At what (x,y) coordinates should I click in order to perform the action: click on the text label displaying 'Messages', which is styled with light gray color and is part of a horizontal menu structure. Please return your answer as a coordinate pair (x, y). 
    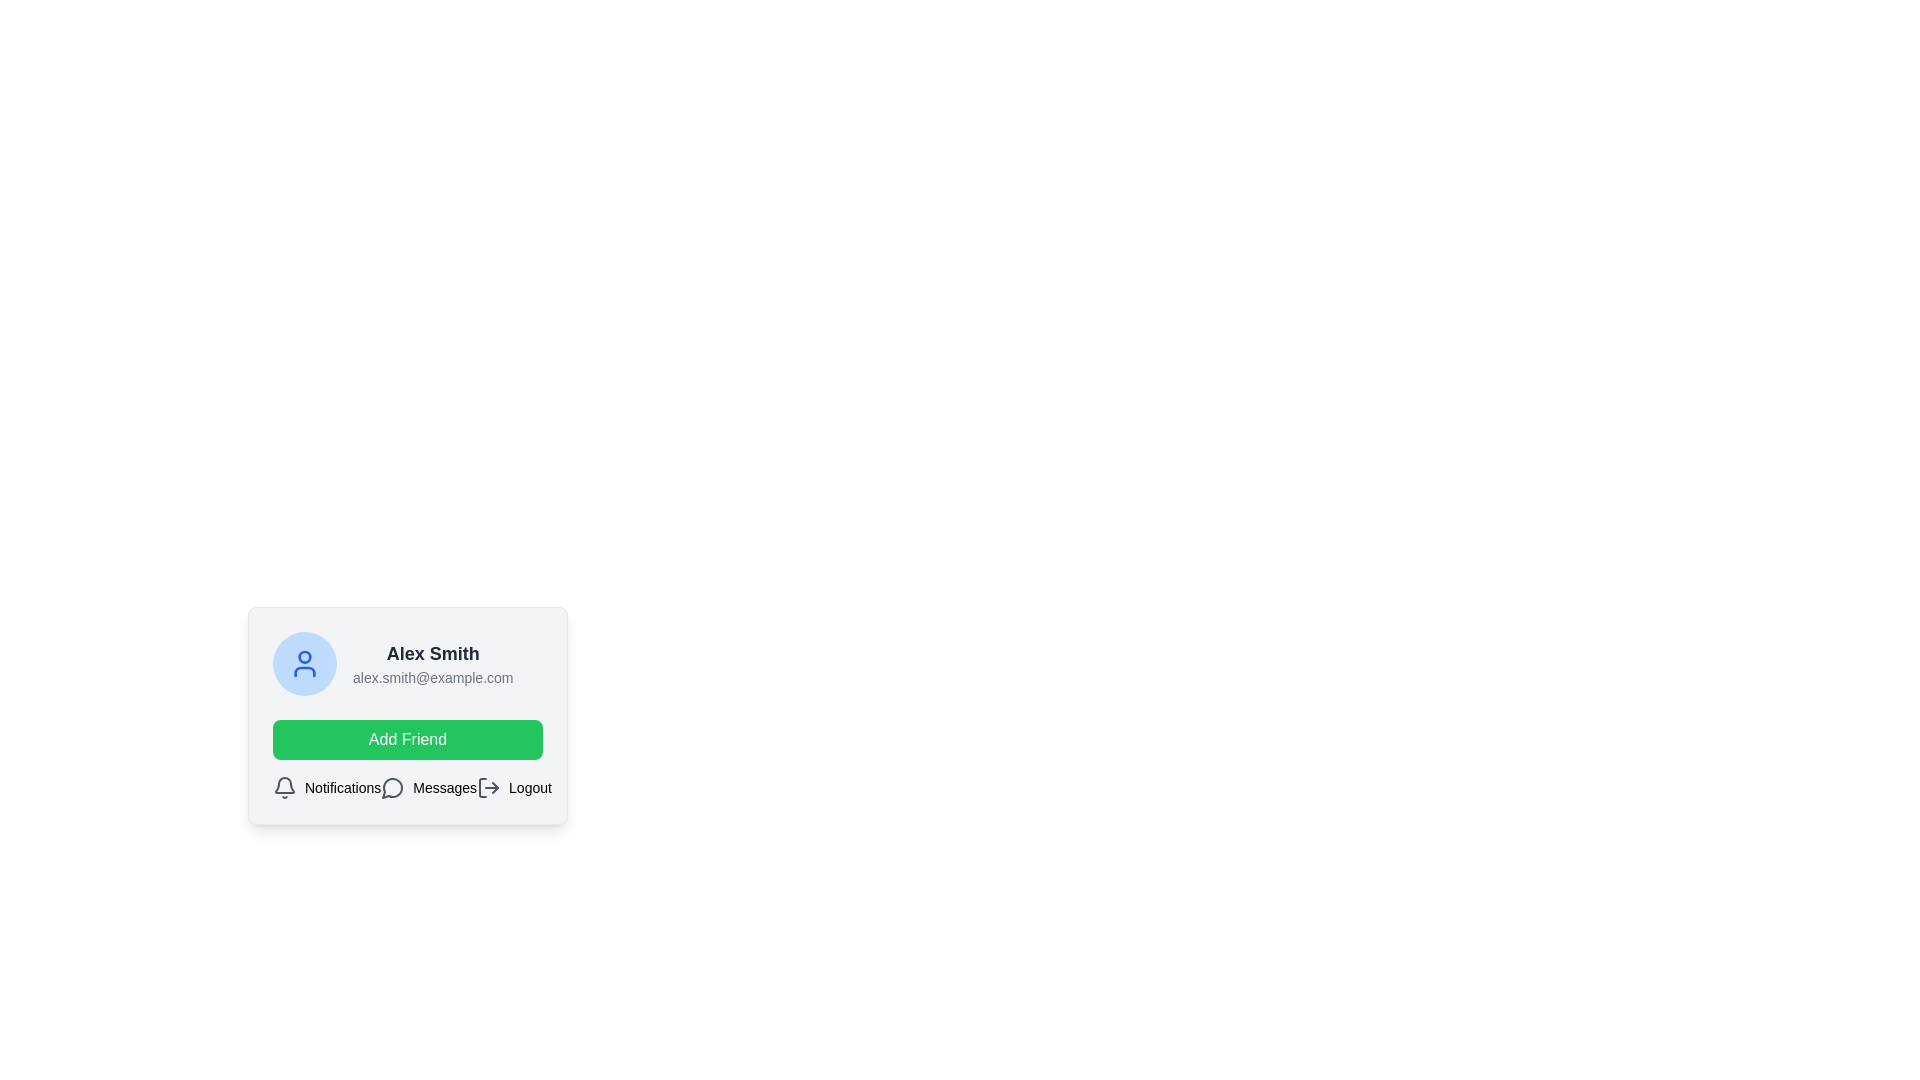
    Looking at the image, I should click on (444, 786).